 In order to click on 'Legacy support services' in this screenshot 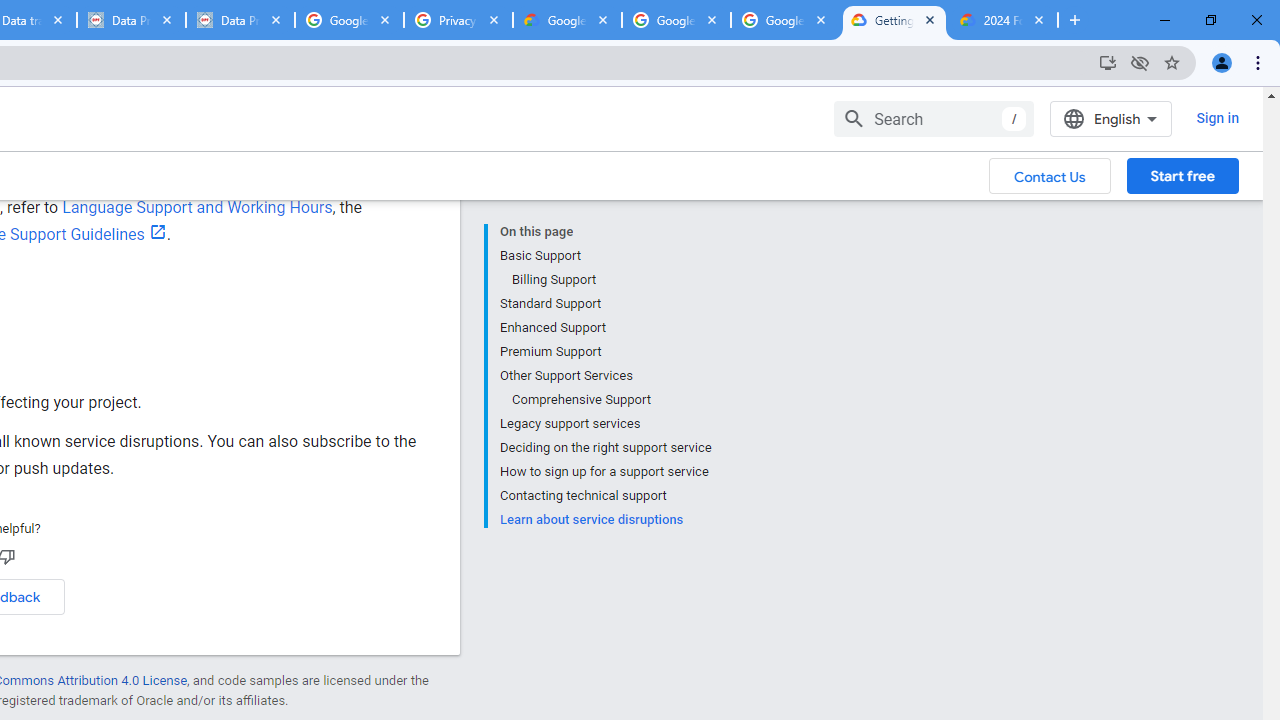, I will do `click(604, 423)`.